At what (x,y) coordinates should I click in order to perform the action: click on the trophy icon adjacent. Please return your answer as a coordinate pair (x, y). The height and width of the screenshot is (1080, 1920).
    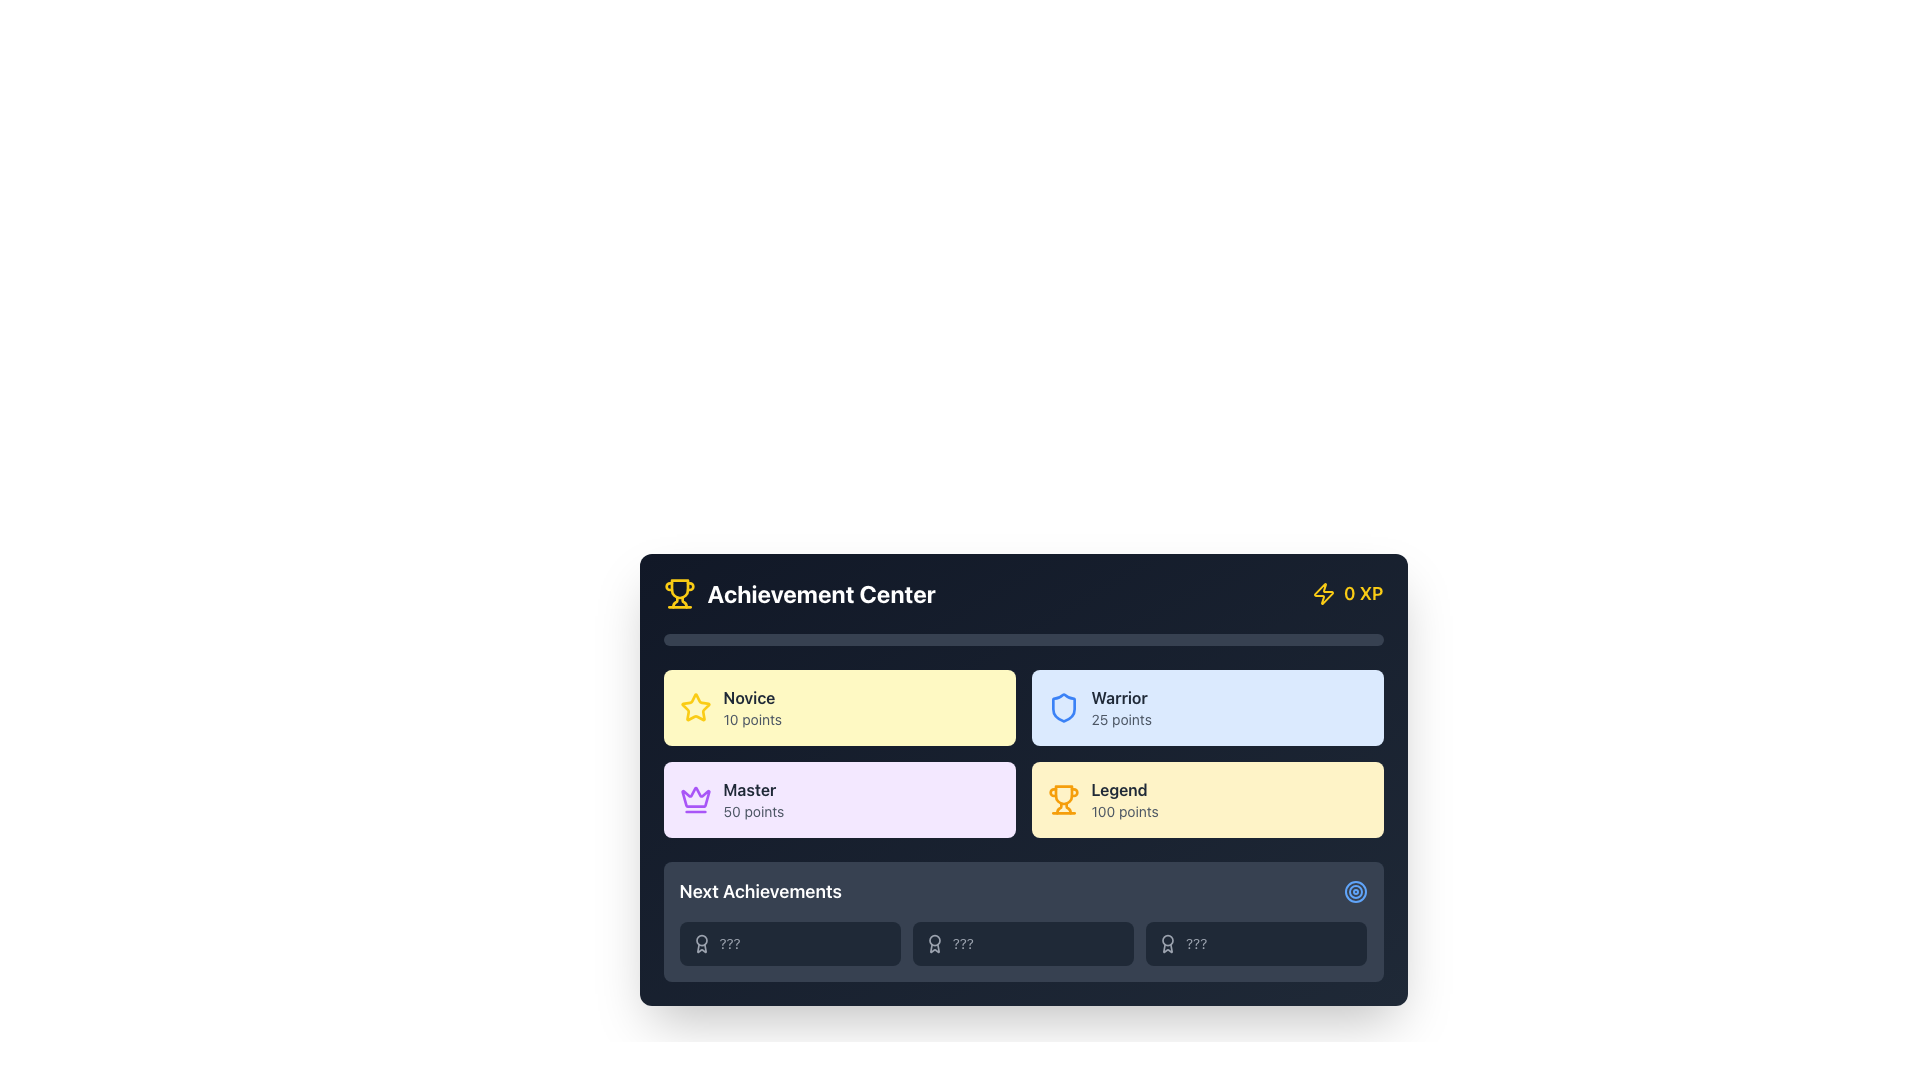
    Looking at the image, I should click on (798, 593).